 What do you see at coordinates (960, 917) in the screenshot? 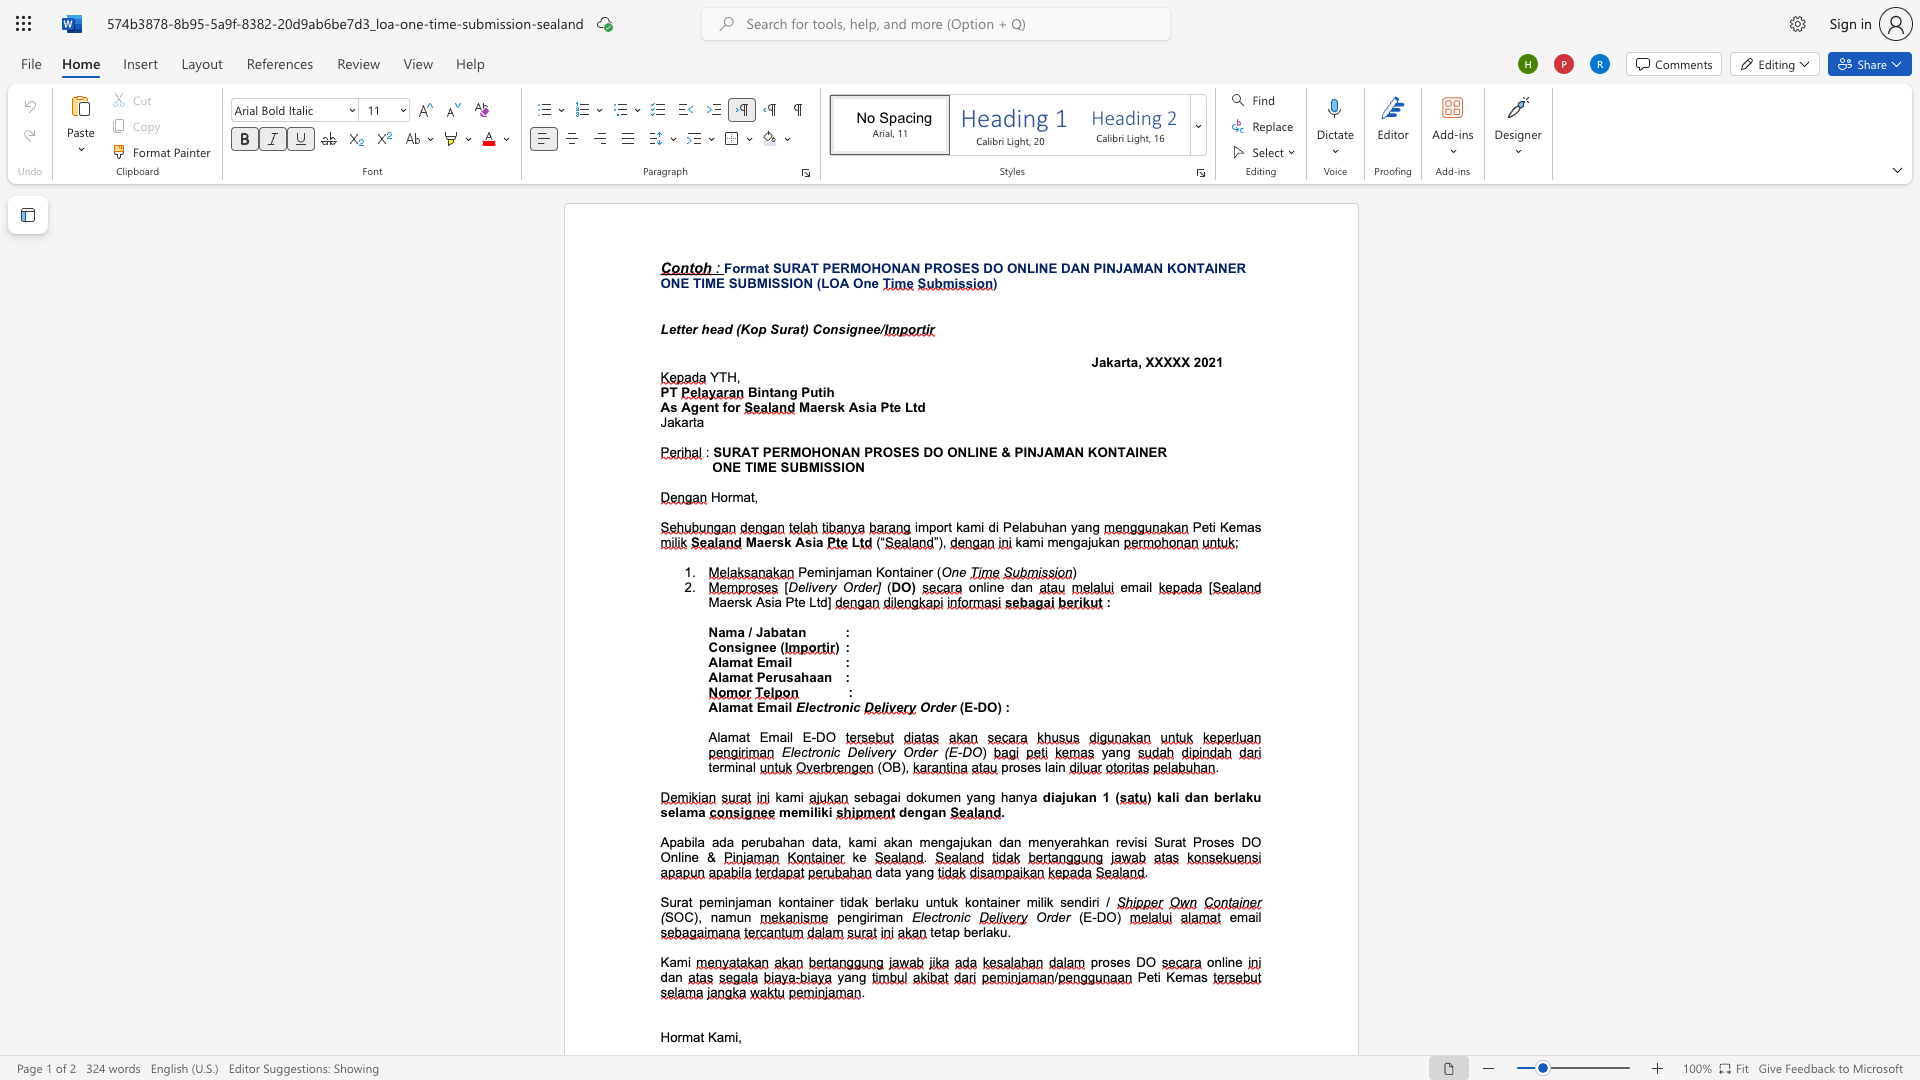
I see `the subset text "ic" within the text "Electronic"` at bounding box center [960, 917].